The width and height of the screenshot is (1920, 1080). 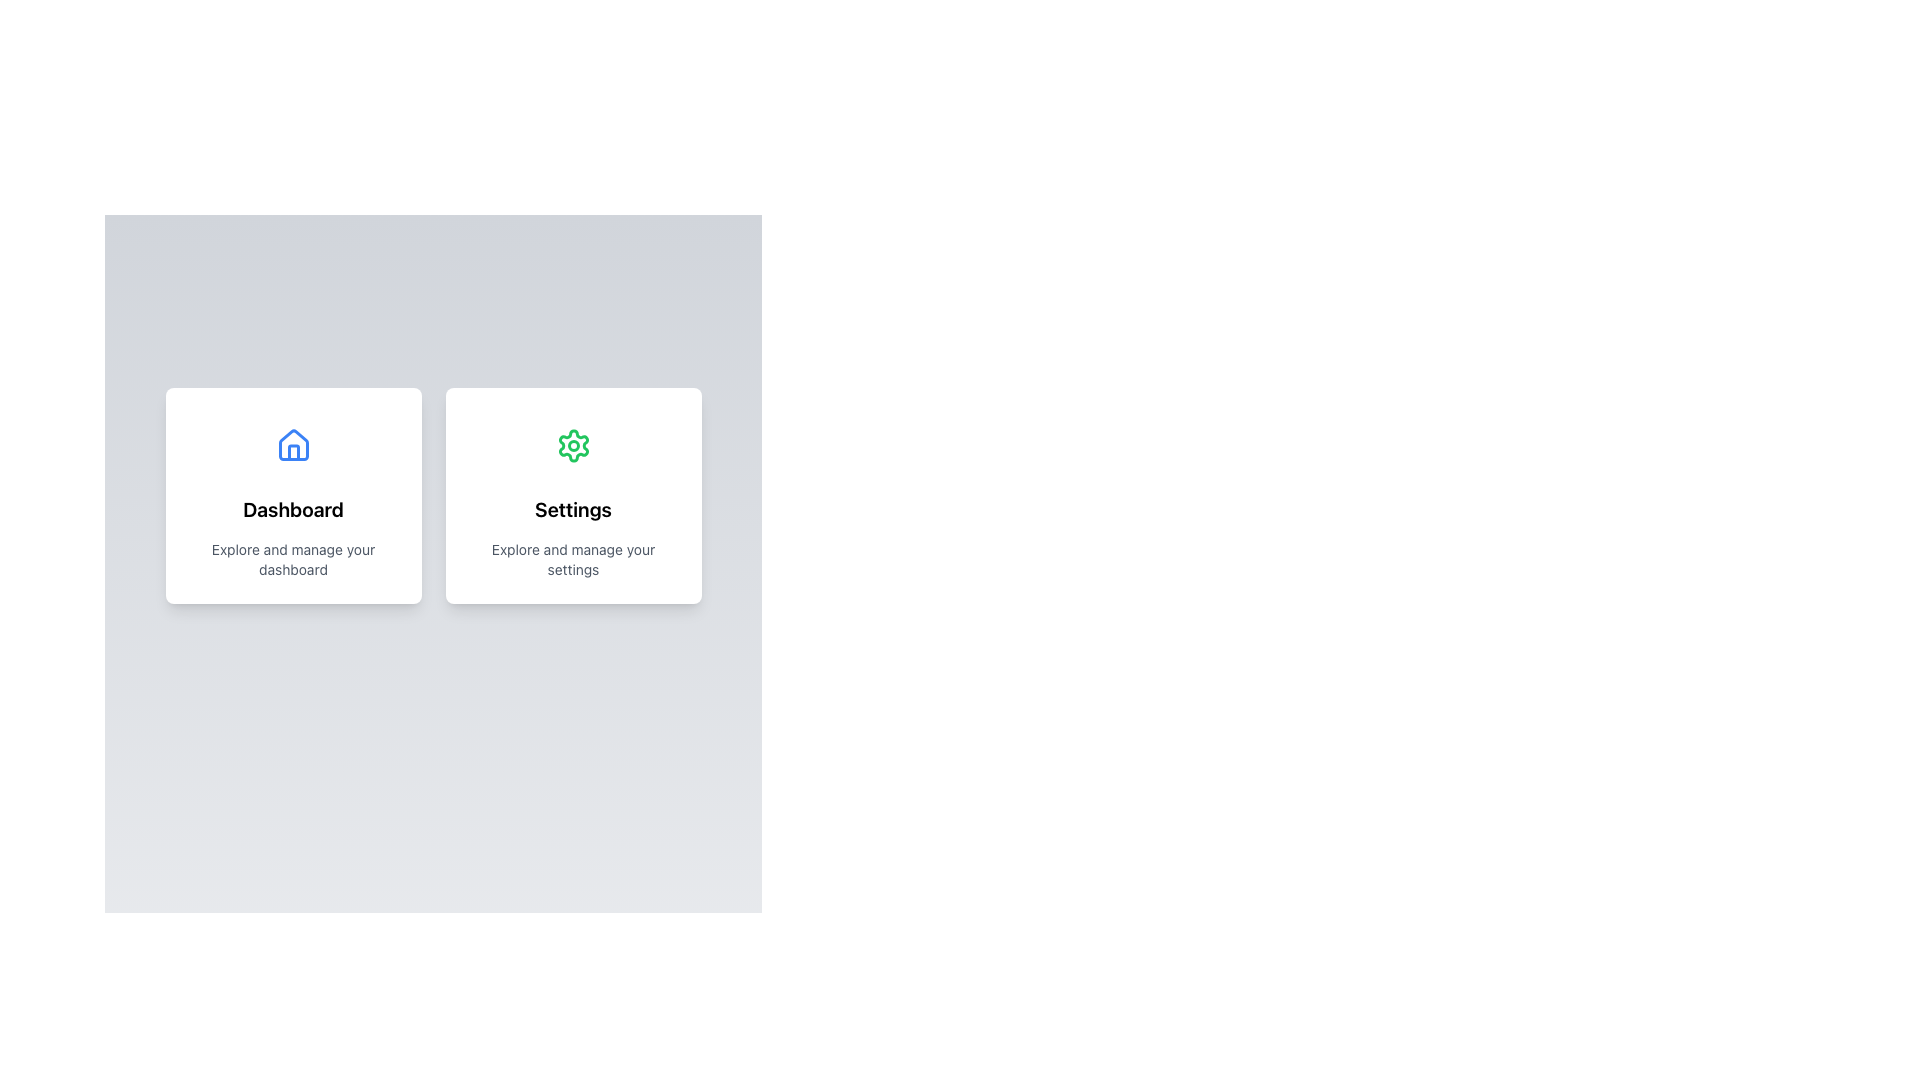 I want to click on the door icon within the house emblem displayed on the 'Dashboard' card, which is styled with a blue stroke and red details, so click(x=292, y=452).